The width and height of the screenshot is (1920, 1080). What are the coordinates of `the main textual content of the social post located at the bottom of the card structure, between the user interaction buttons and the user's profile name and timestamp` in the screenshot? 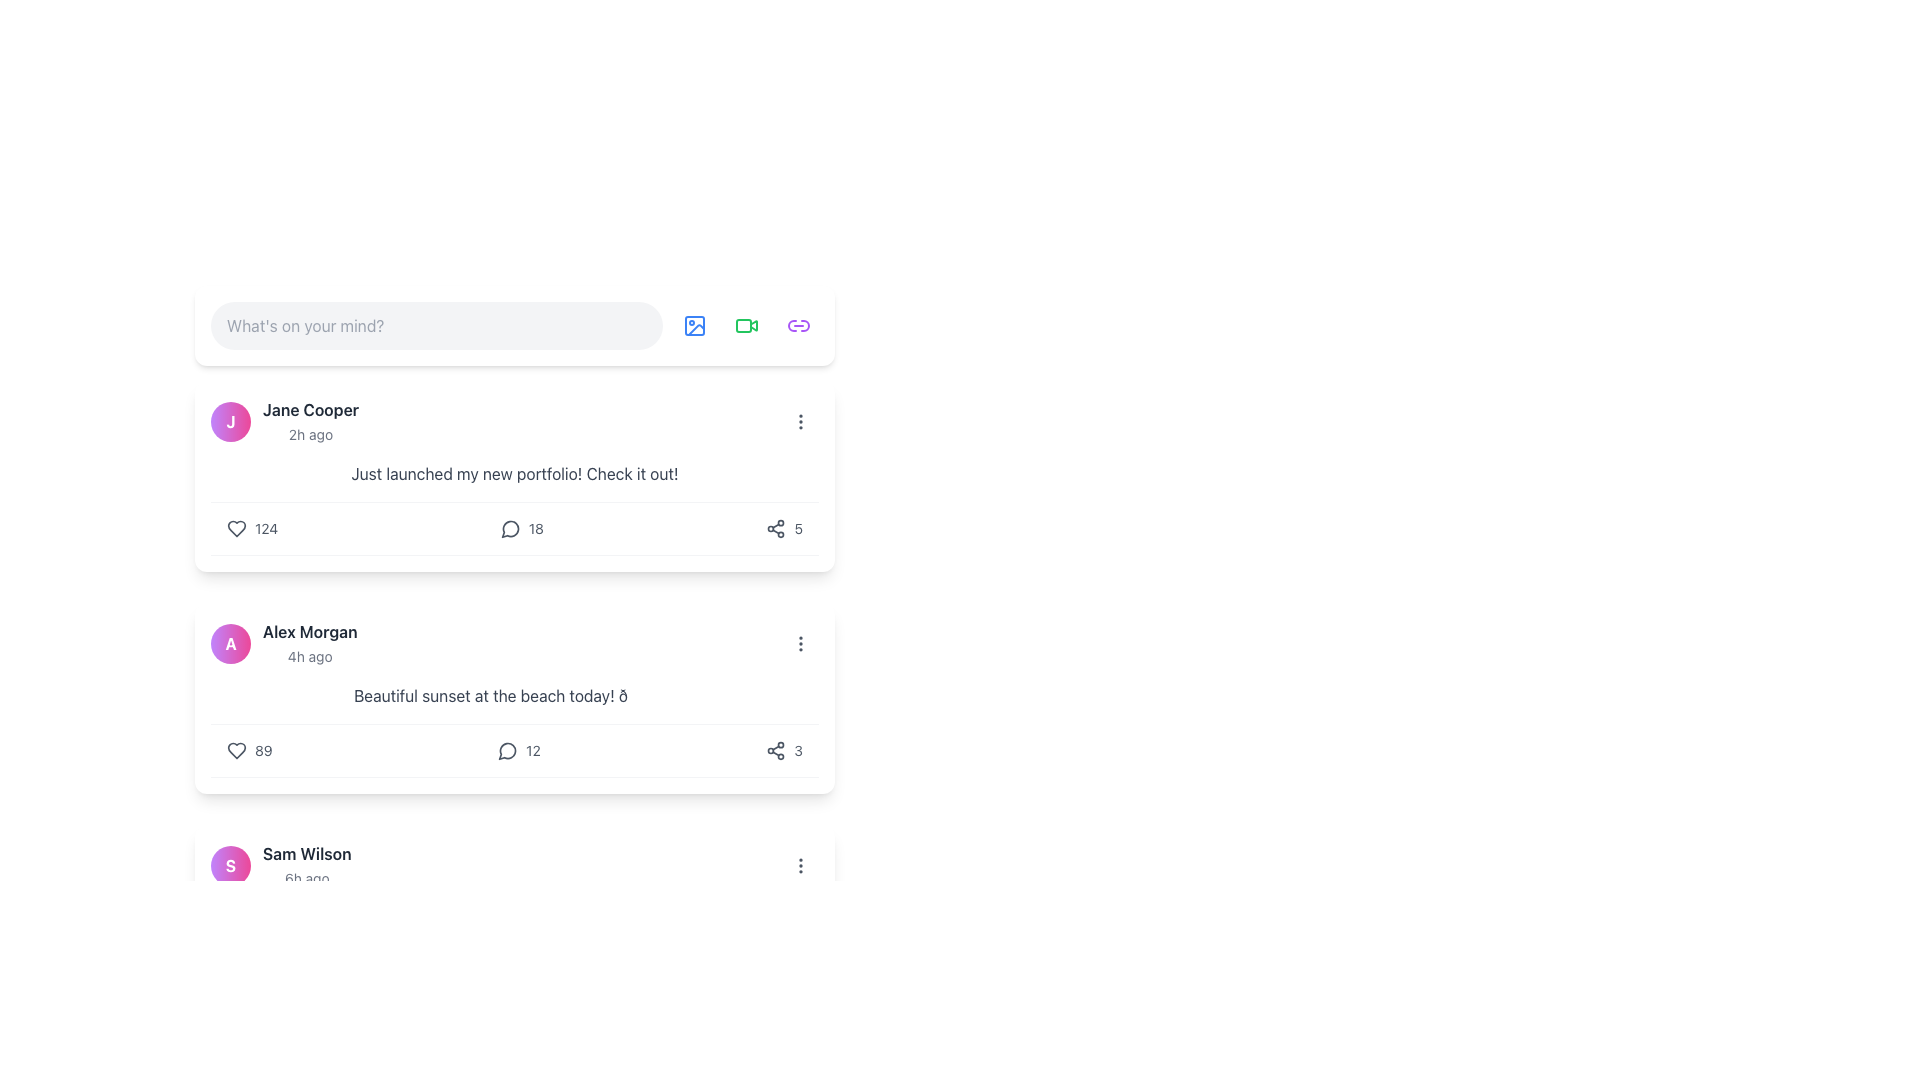 It's located at (514, 694).